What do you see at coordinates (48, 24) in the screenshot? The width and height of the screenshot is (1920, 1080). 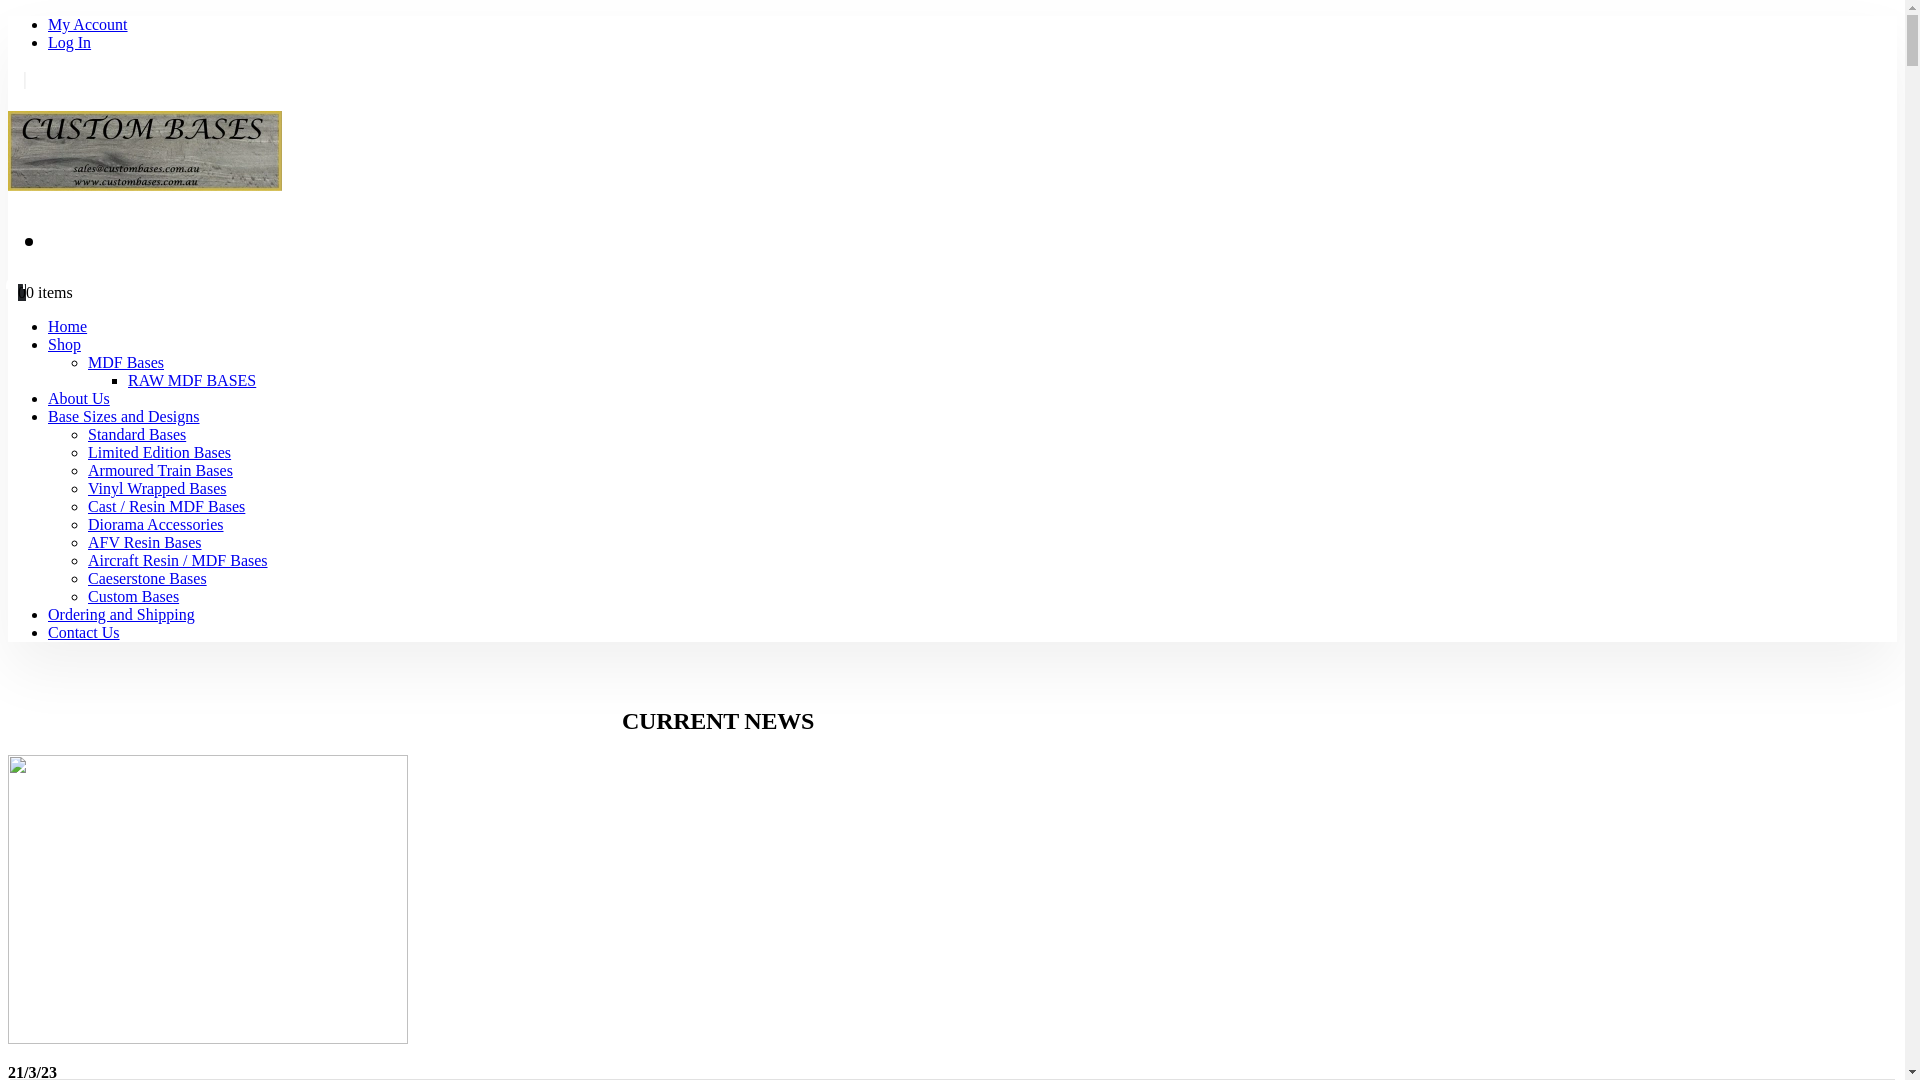 I see `'My Account'` at bounding box center [48, 24].